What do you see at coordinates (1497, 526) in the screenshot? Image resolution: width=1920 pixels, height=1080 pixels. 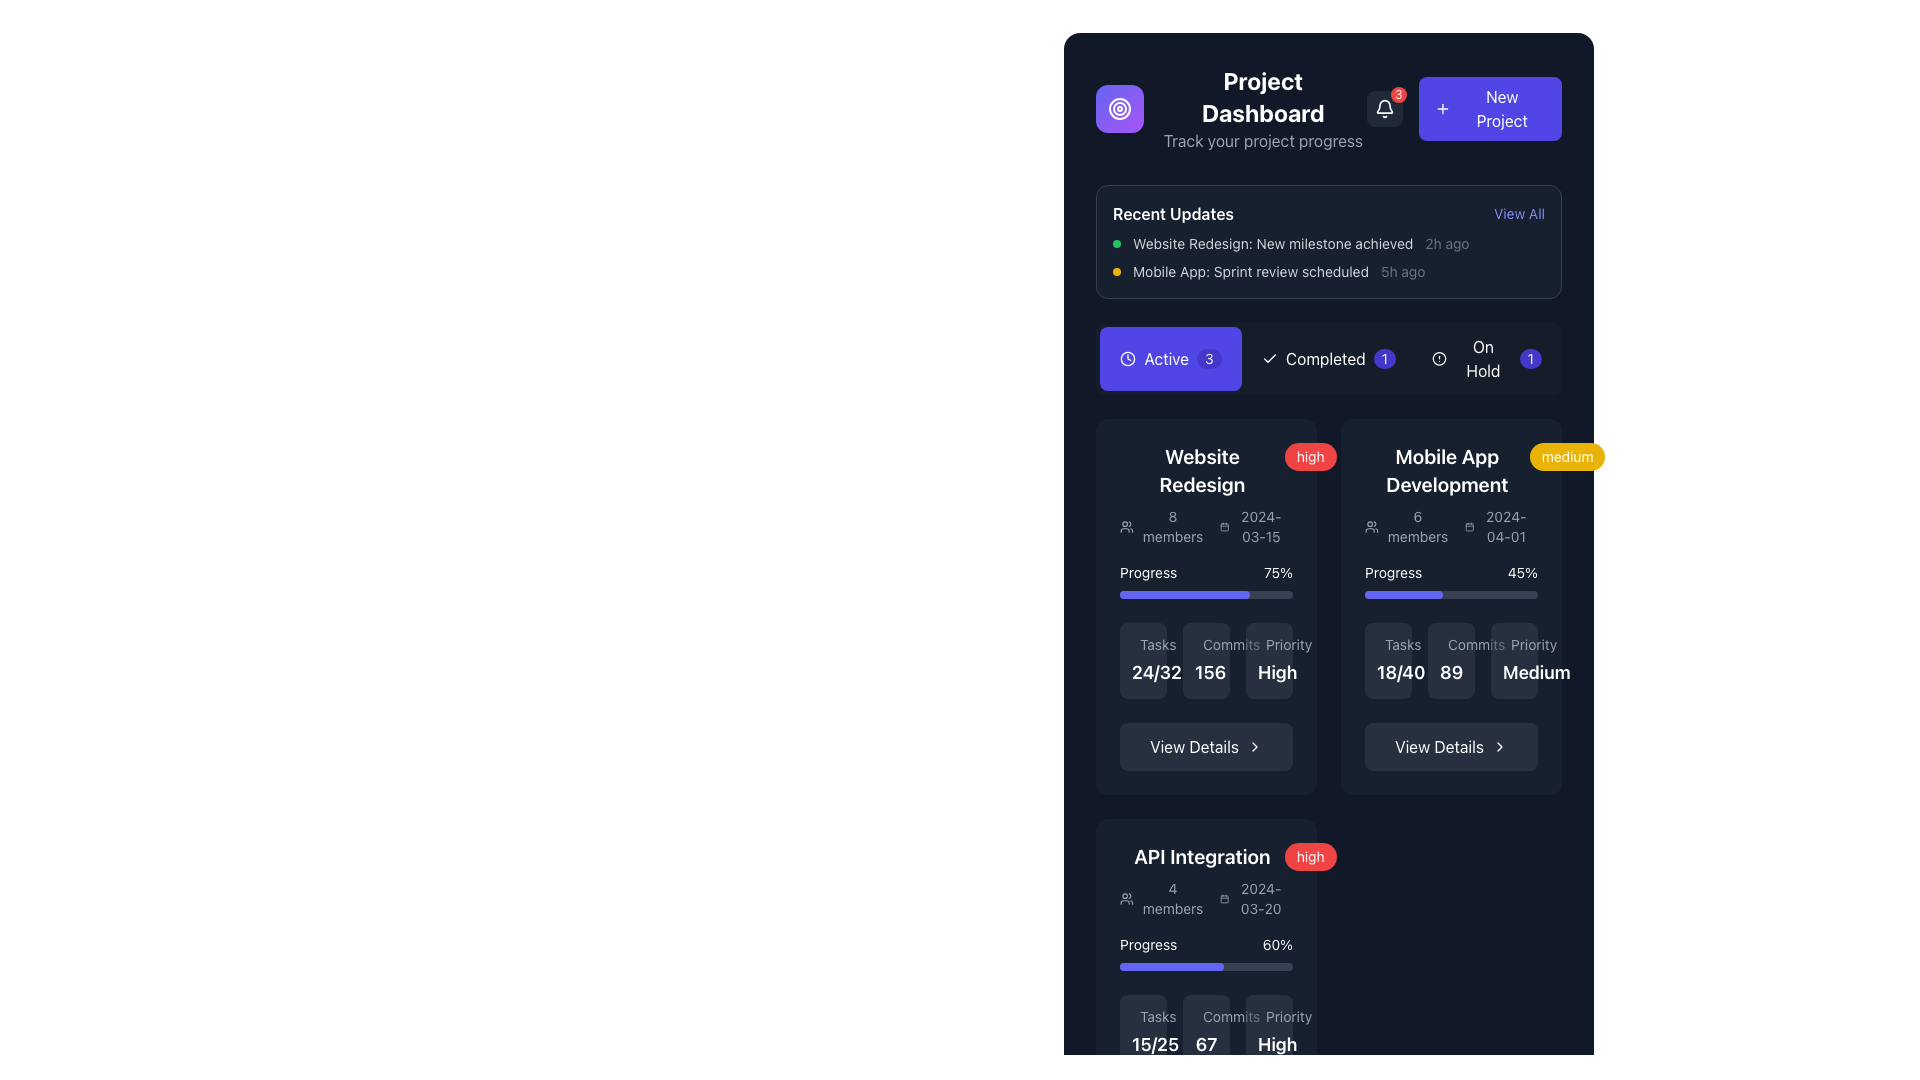 I see `or interpret the calendar icon located` at bounding box center [1497, 526].